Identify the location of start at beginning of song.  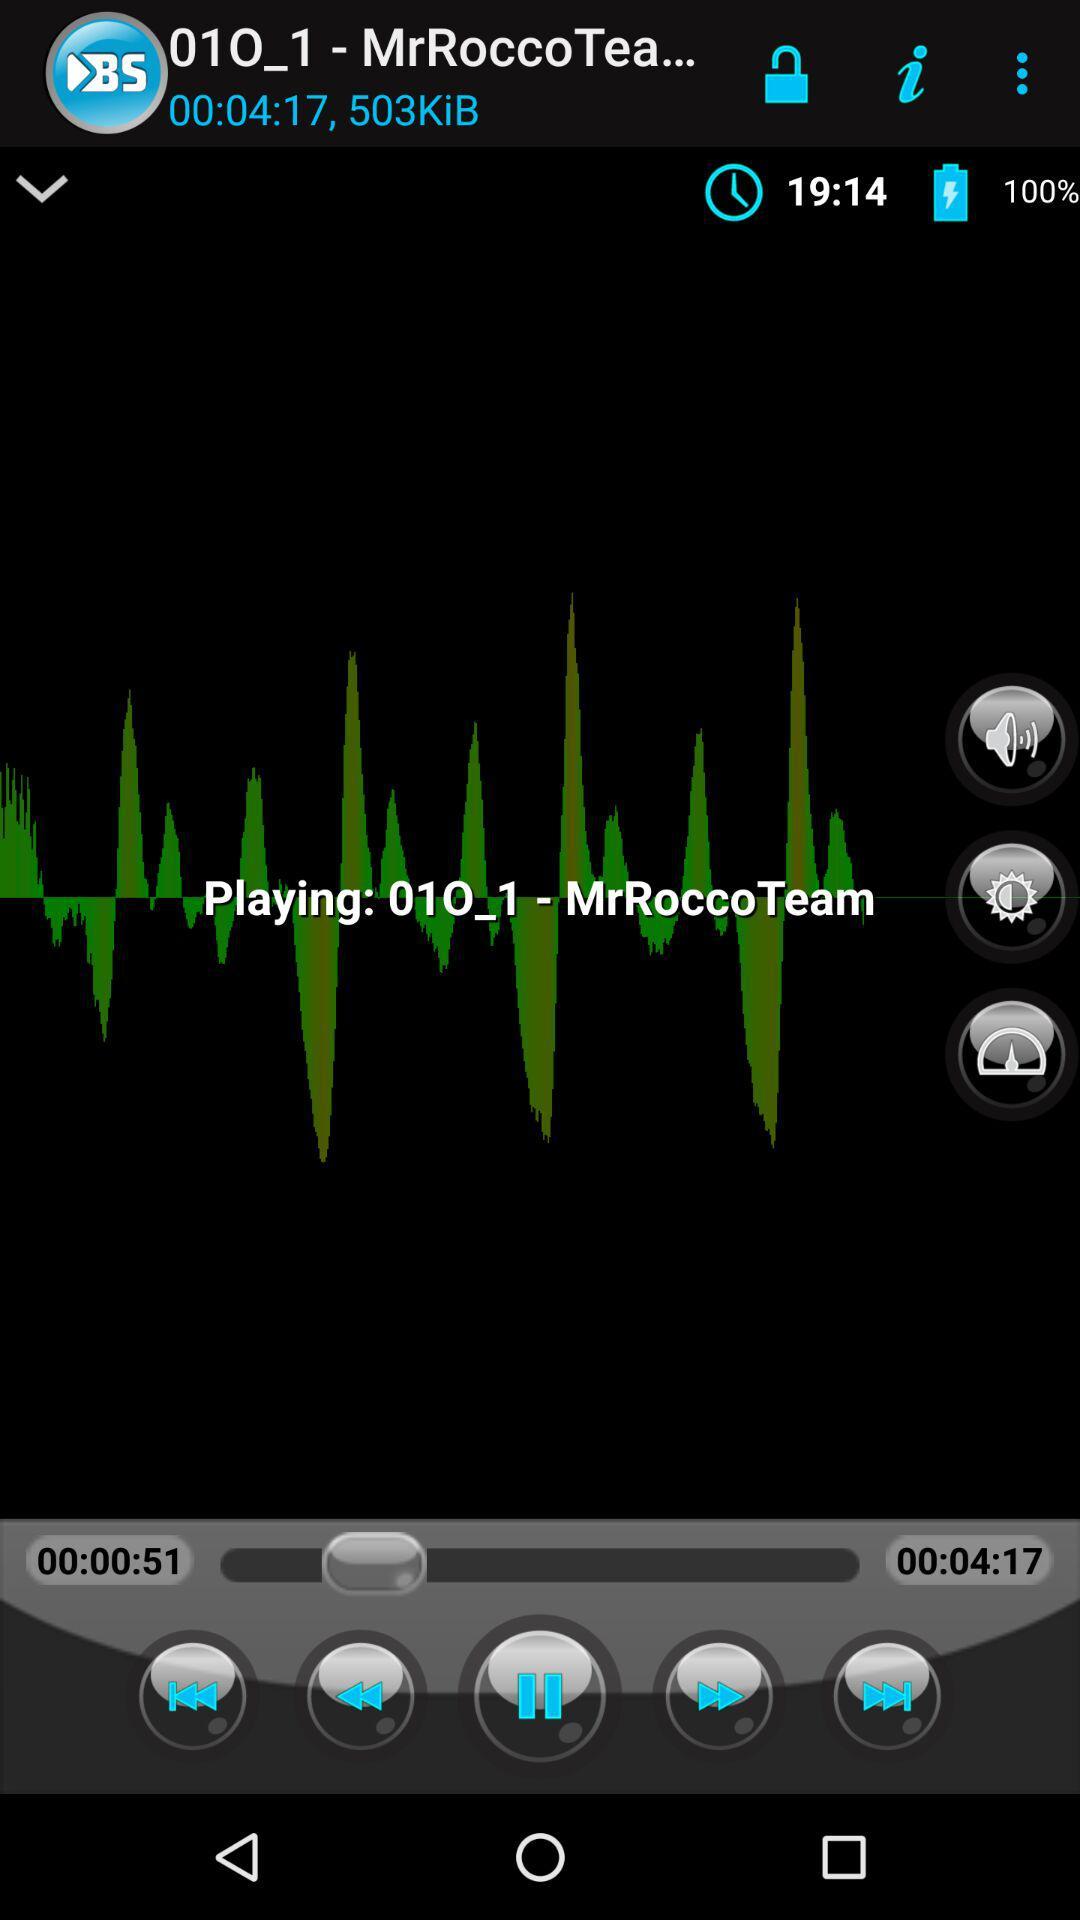
(192, 1695).